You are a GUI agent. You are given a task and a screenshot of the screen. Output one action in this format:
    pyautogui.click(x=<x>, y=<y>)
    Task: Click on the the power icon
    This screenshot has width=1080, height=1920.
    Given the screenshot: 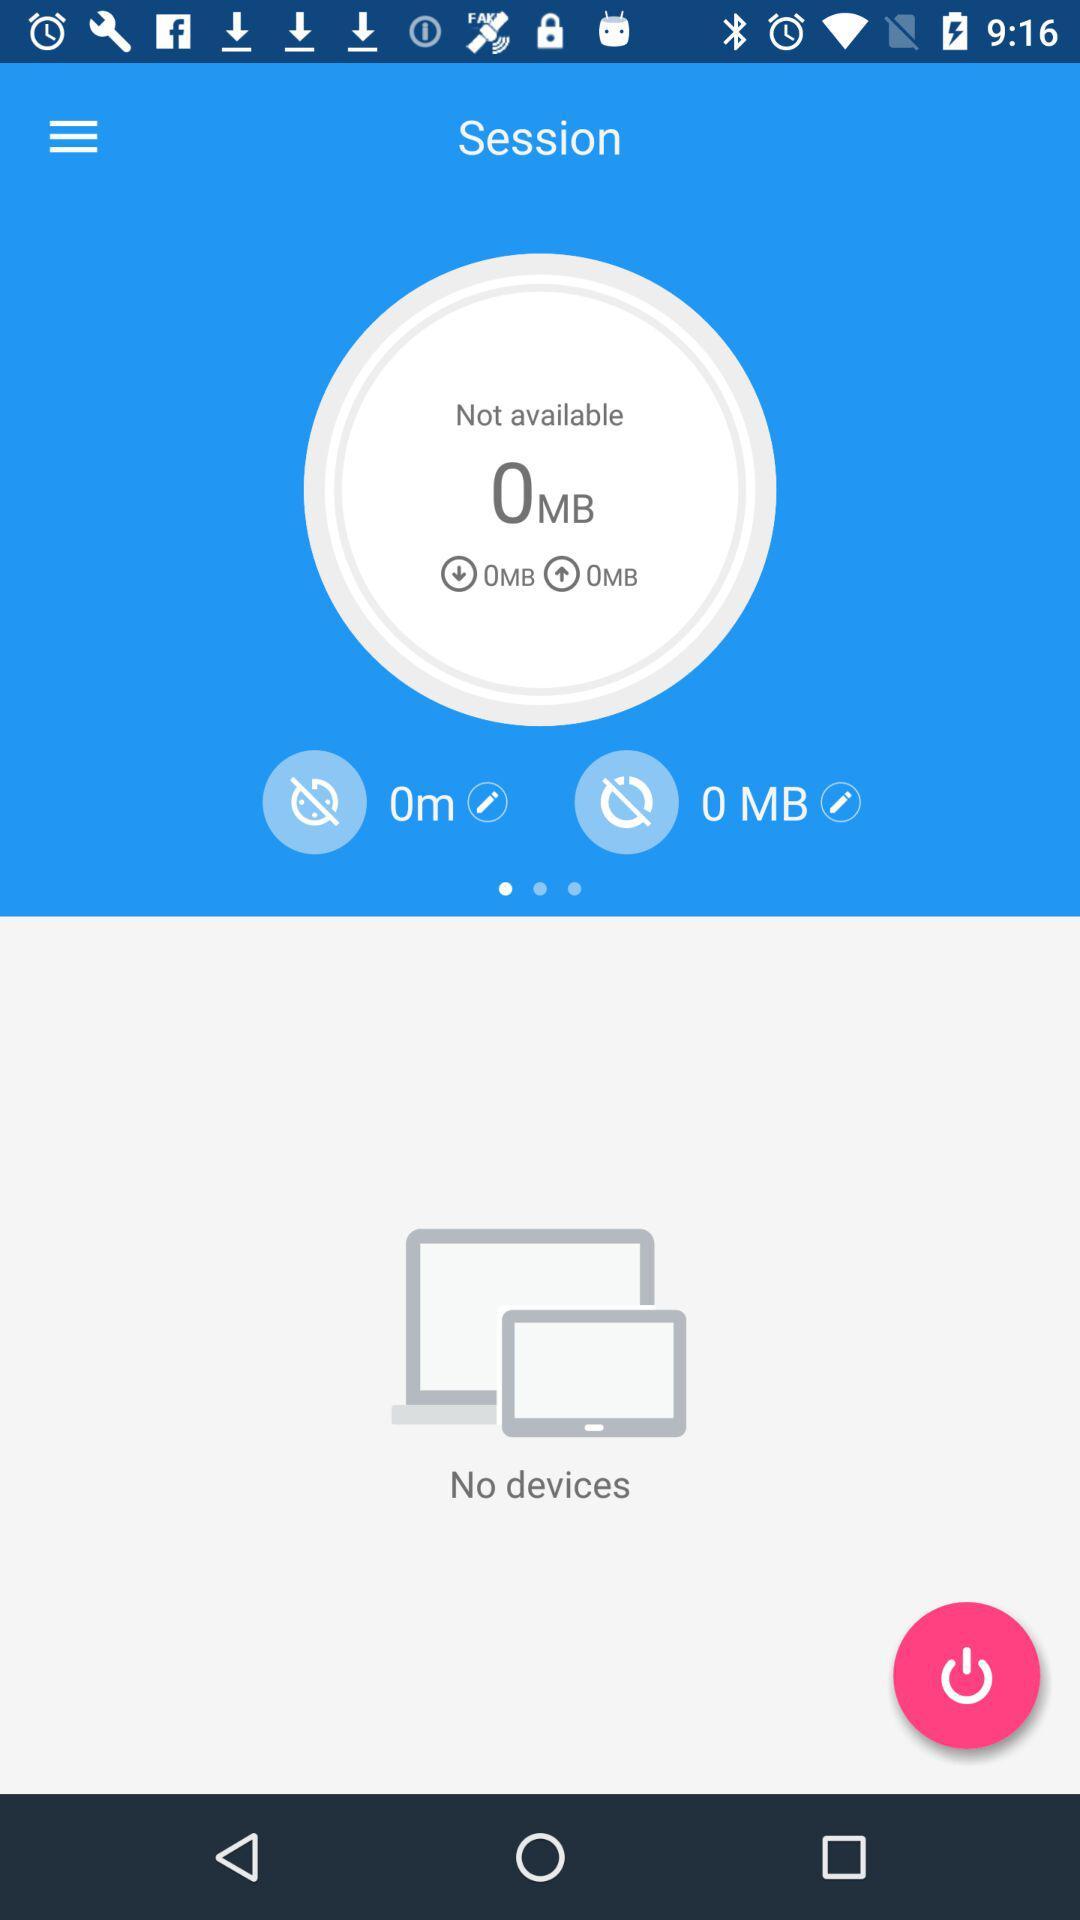 What is the action you would take?
    pyautogui.click(x=965, y=1675)
    